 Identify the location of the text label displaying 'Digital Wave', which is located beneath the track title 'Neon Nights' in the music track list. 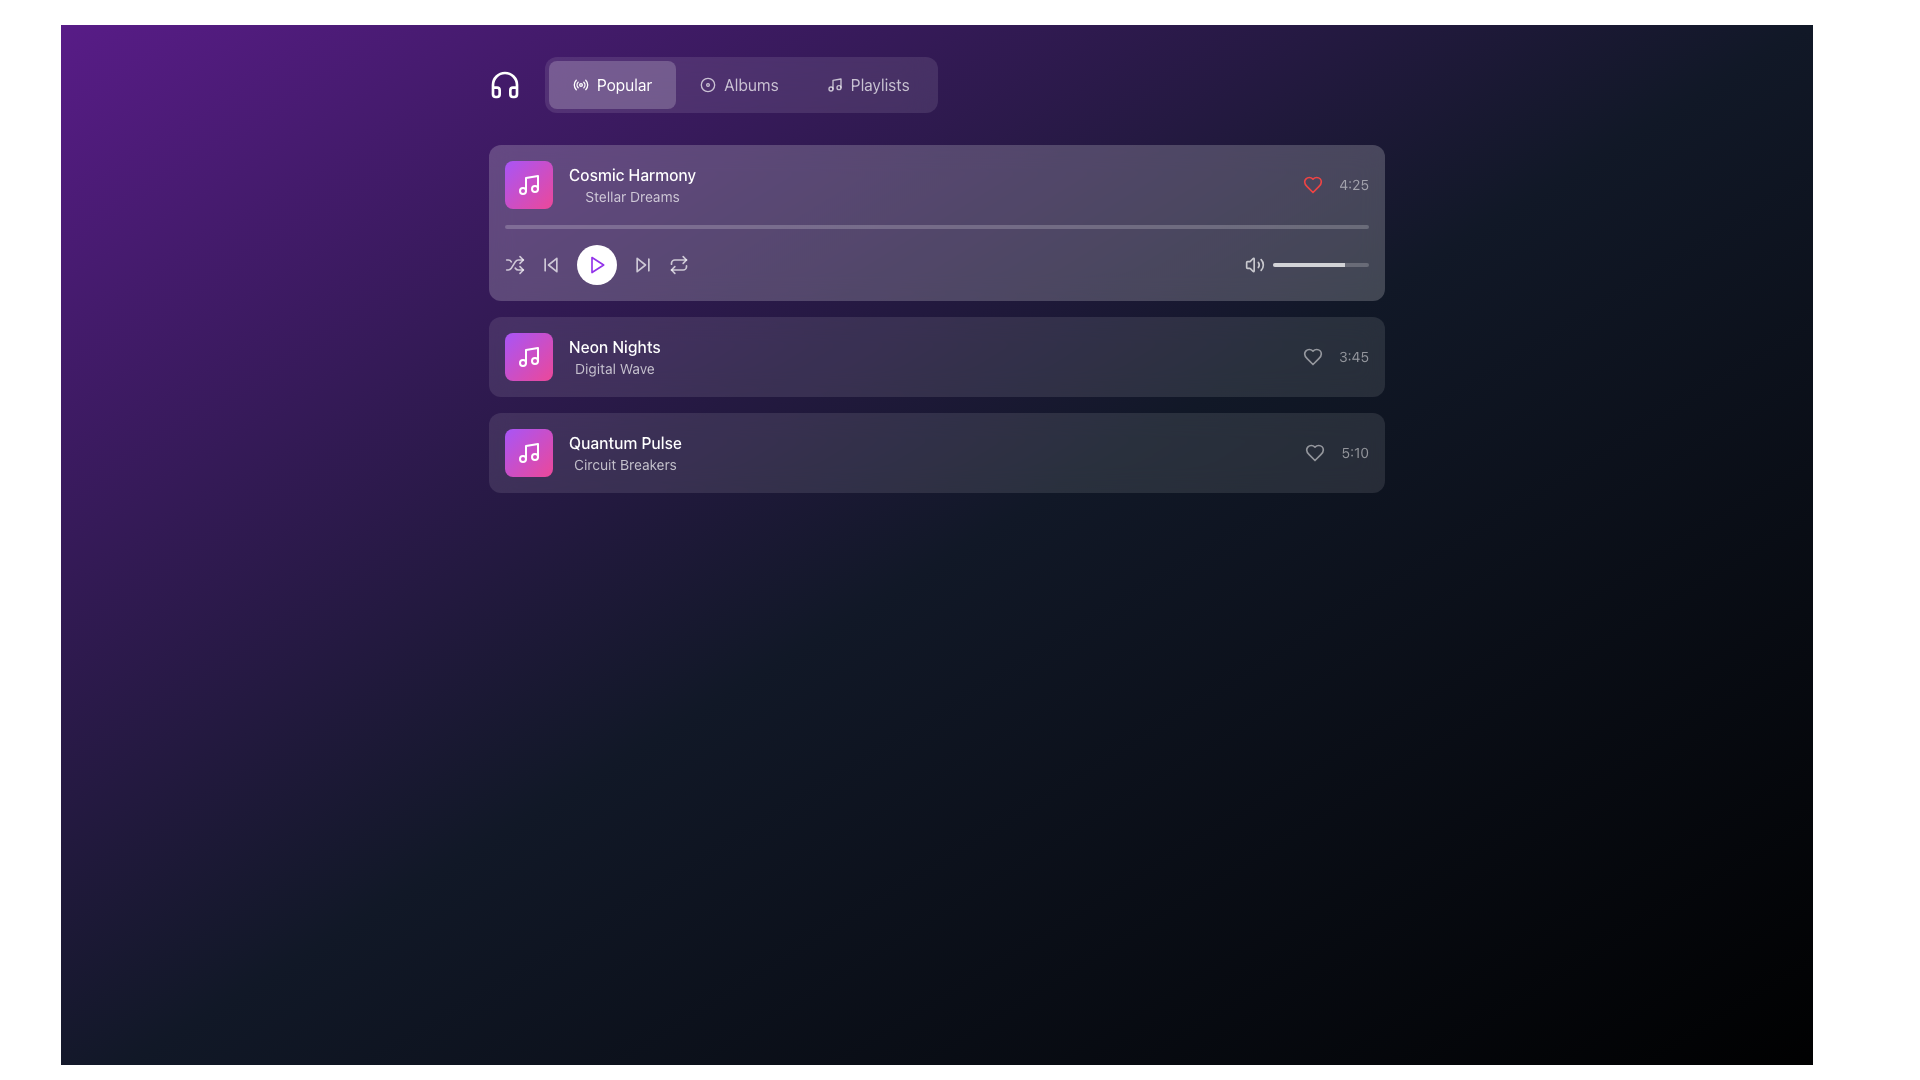
(613, 369).